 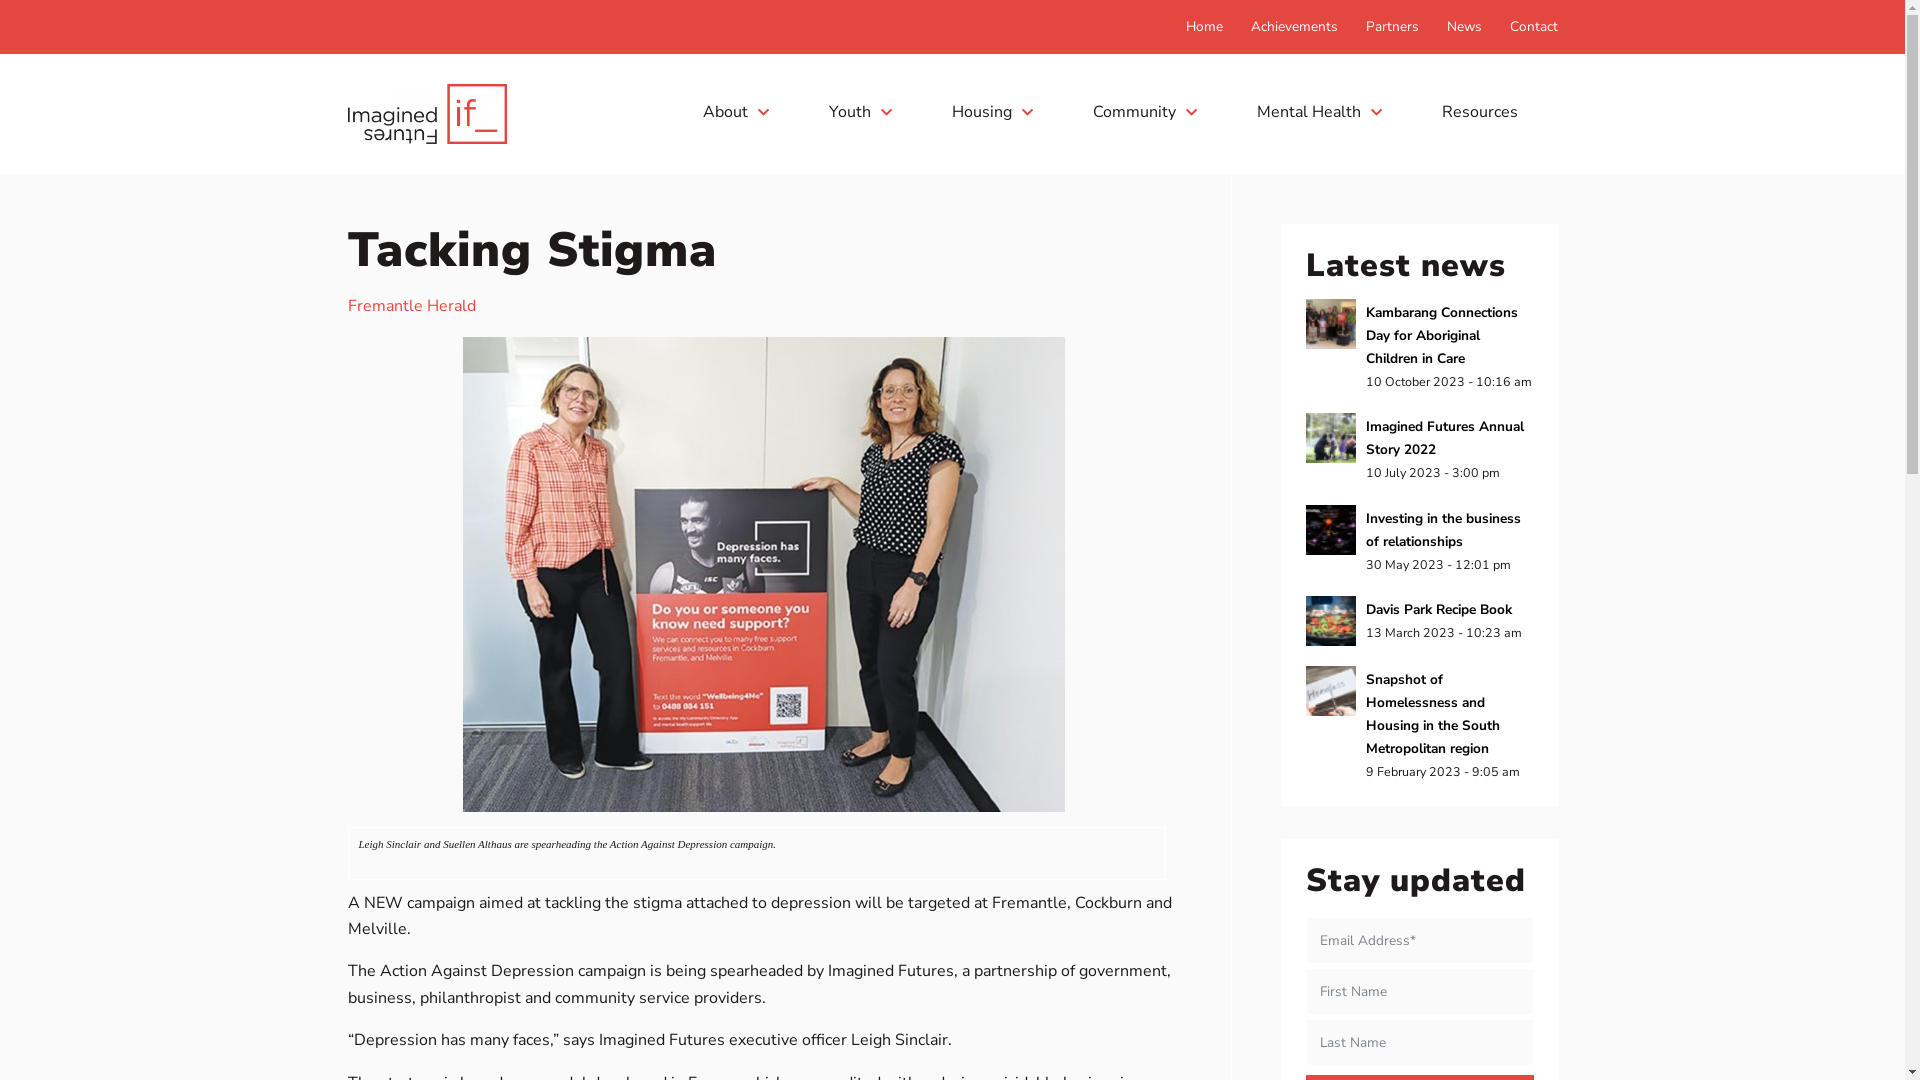 I want to click on 'Partners', so click(x=1391, y=26).